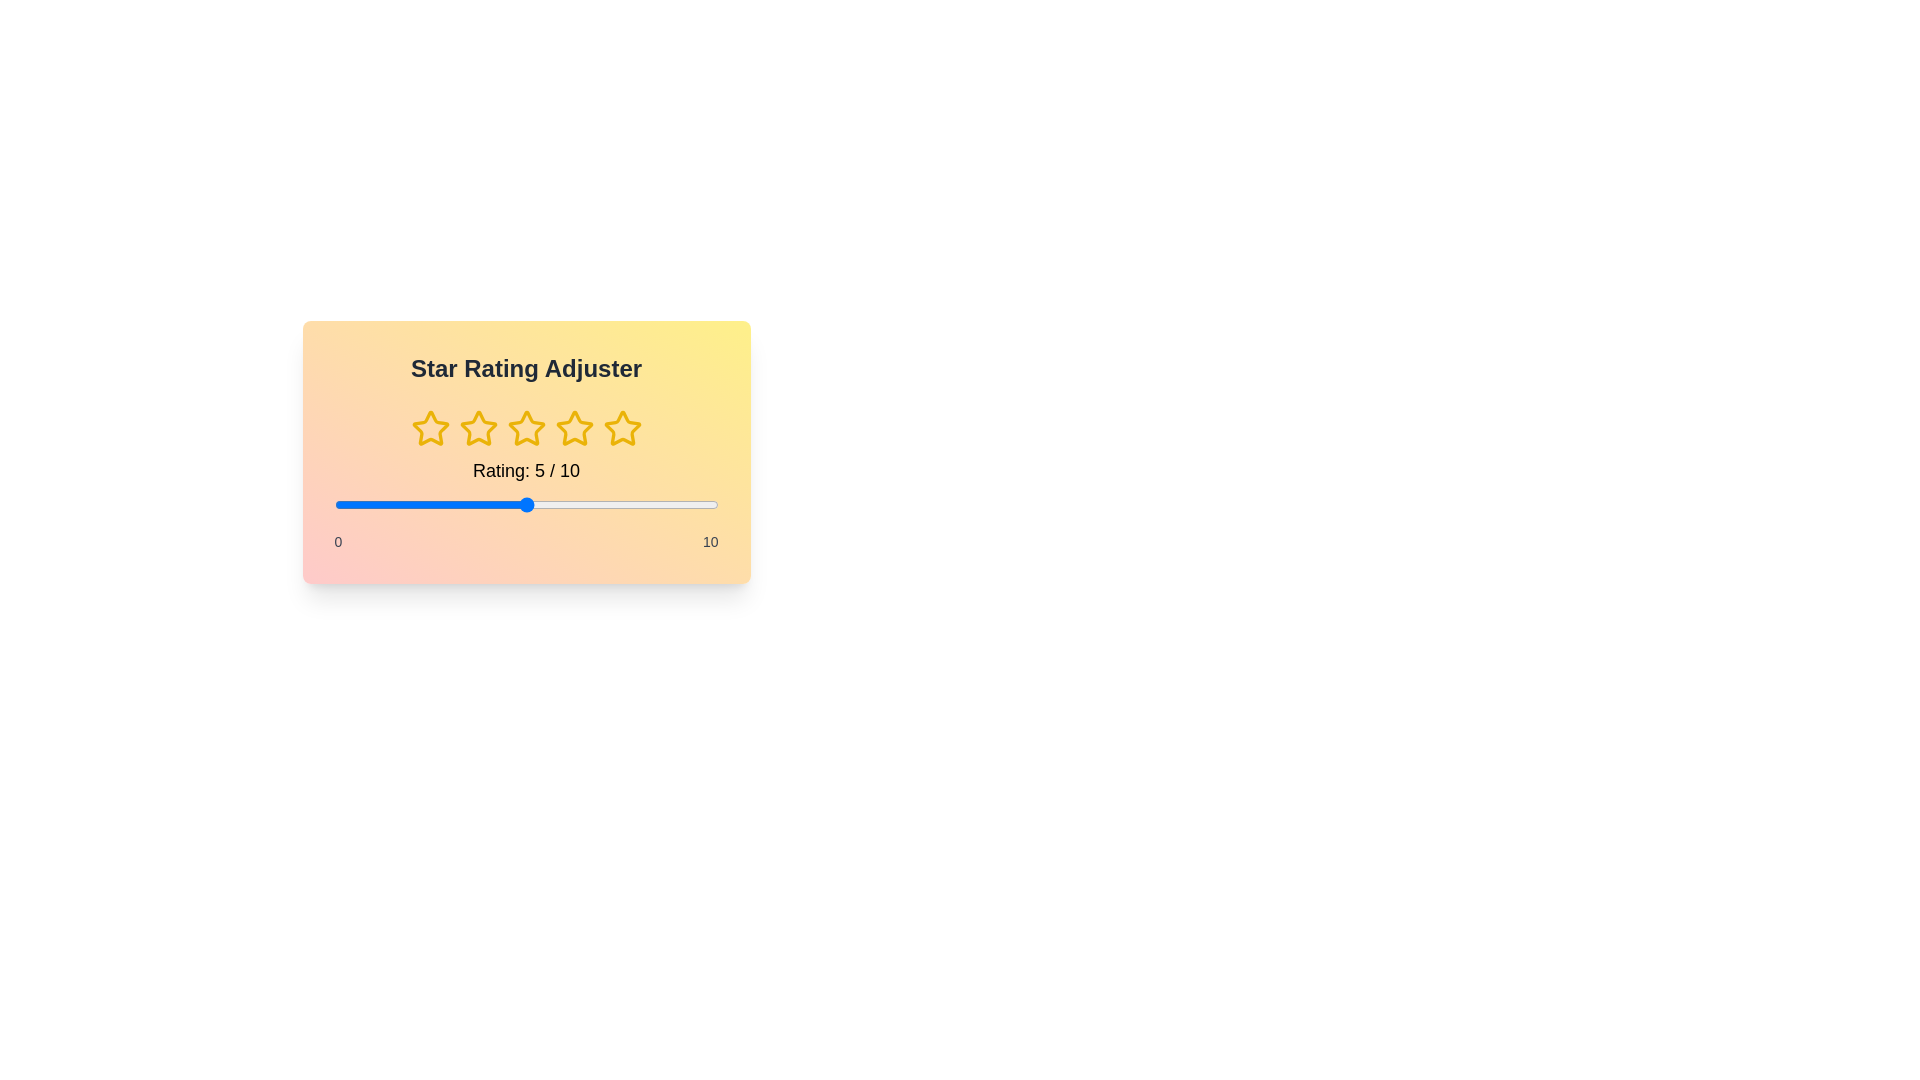 The width and height of the screenshot is (1920, 1080). Describe the element at coordinates (680, 504) in the screenshot. I see `the slider to set the rating to 9 within the range of 0 to 10` at that location.